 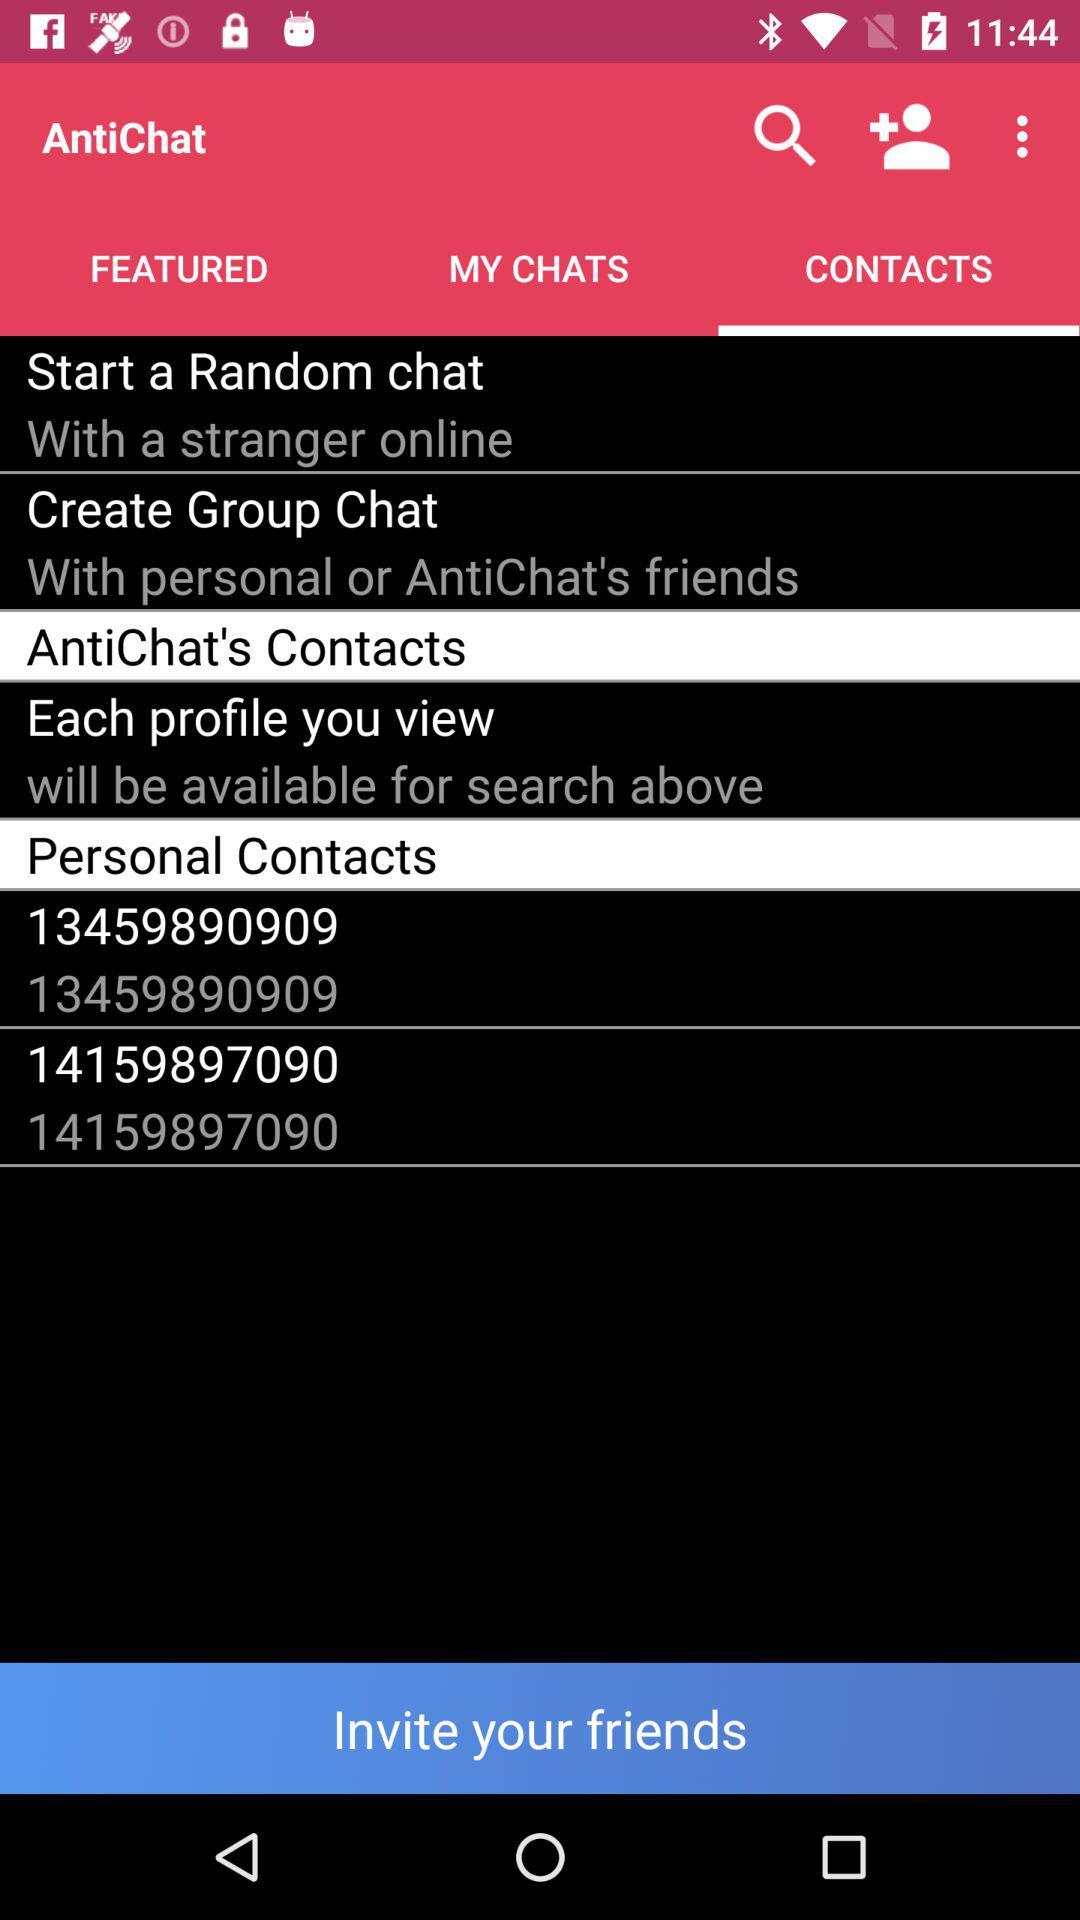 What do you see at coordinates (395, 782) in the screenshot?
I see `will be available at the center` at bounding box center [395, 782].